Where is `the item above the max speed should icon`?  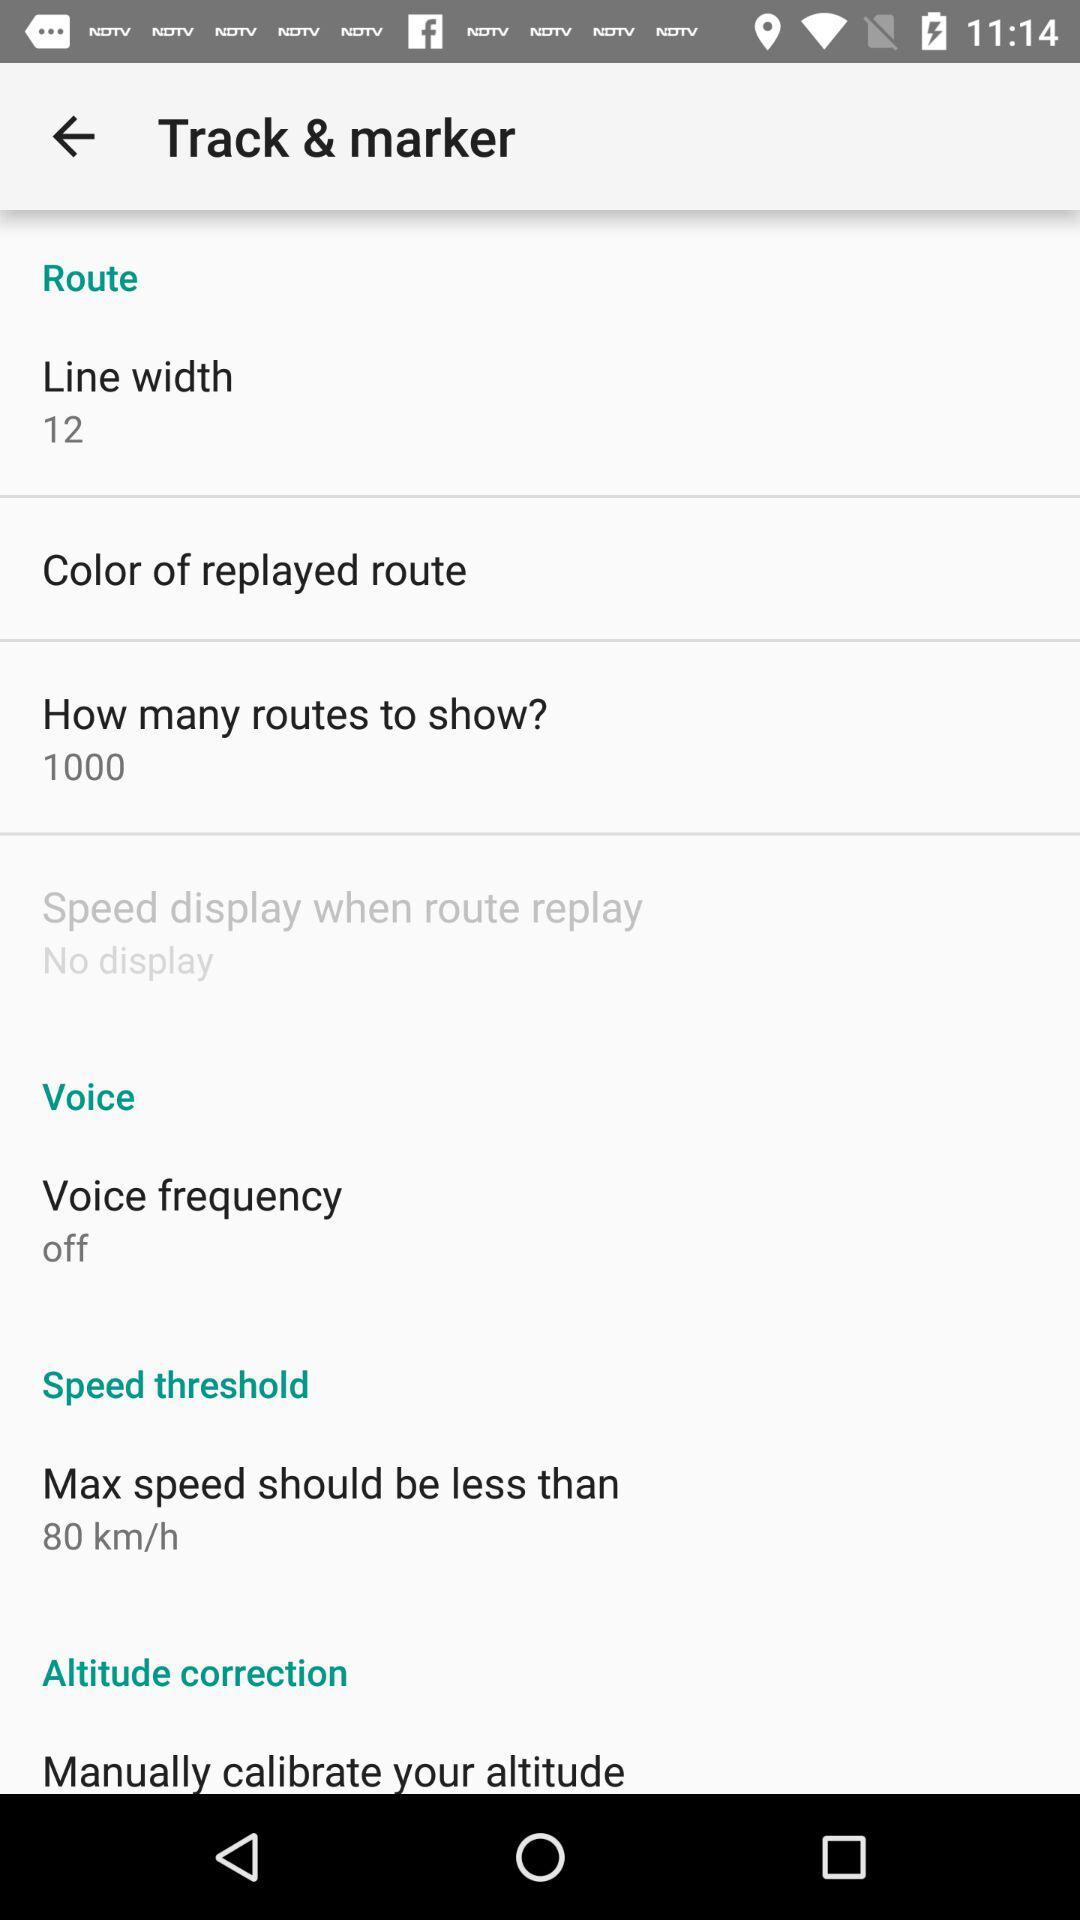
the item above the max speed should icon is located at coordinates (540, 1361).